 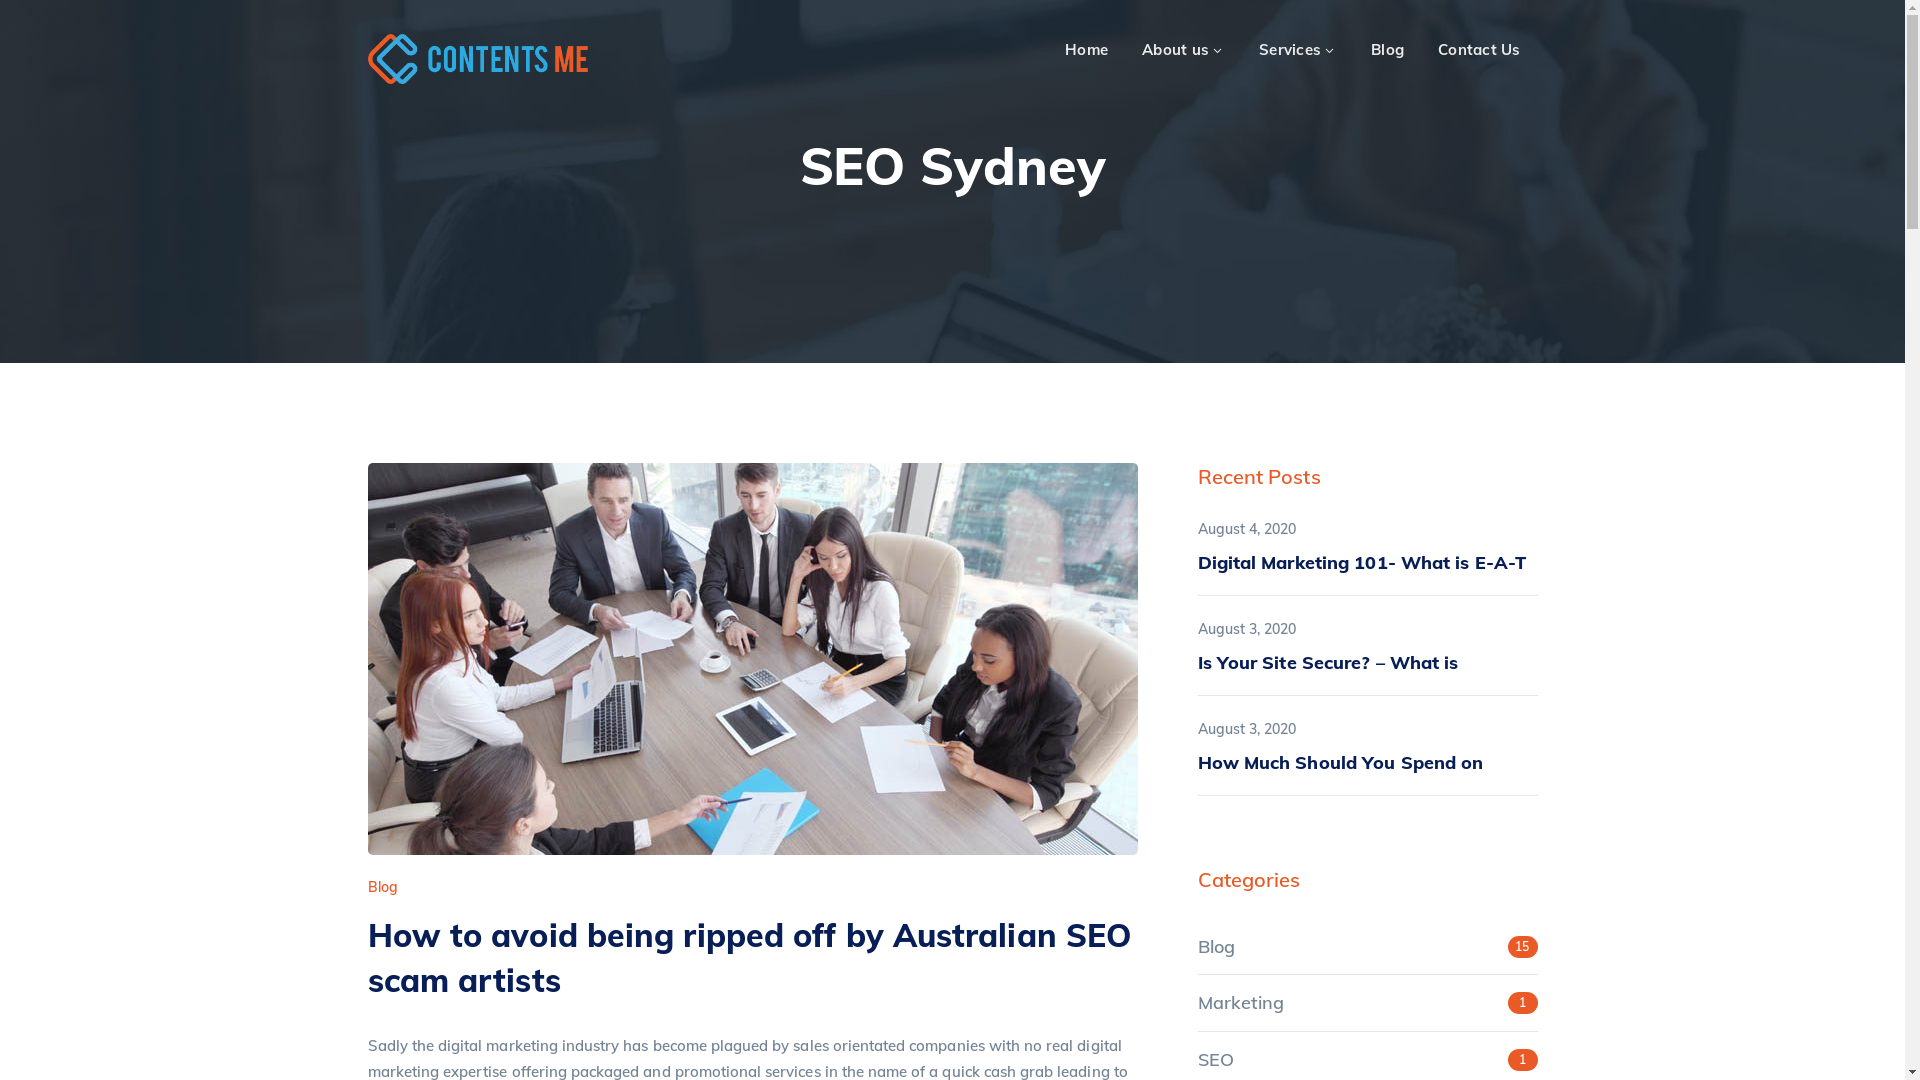 What do you see at coordinates (1085, 49) in the screenshot?
I see `'Home'` at bounding box center [1085, 49].